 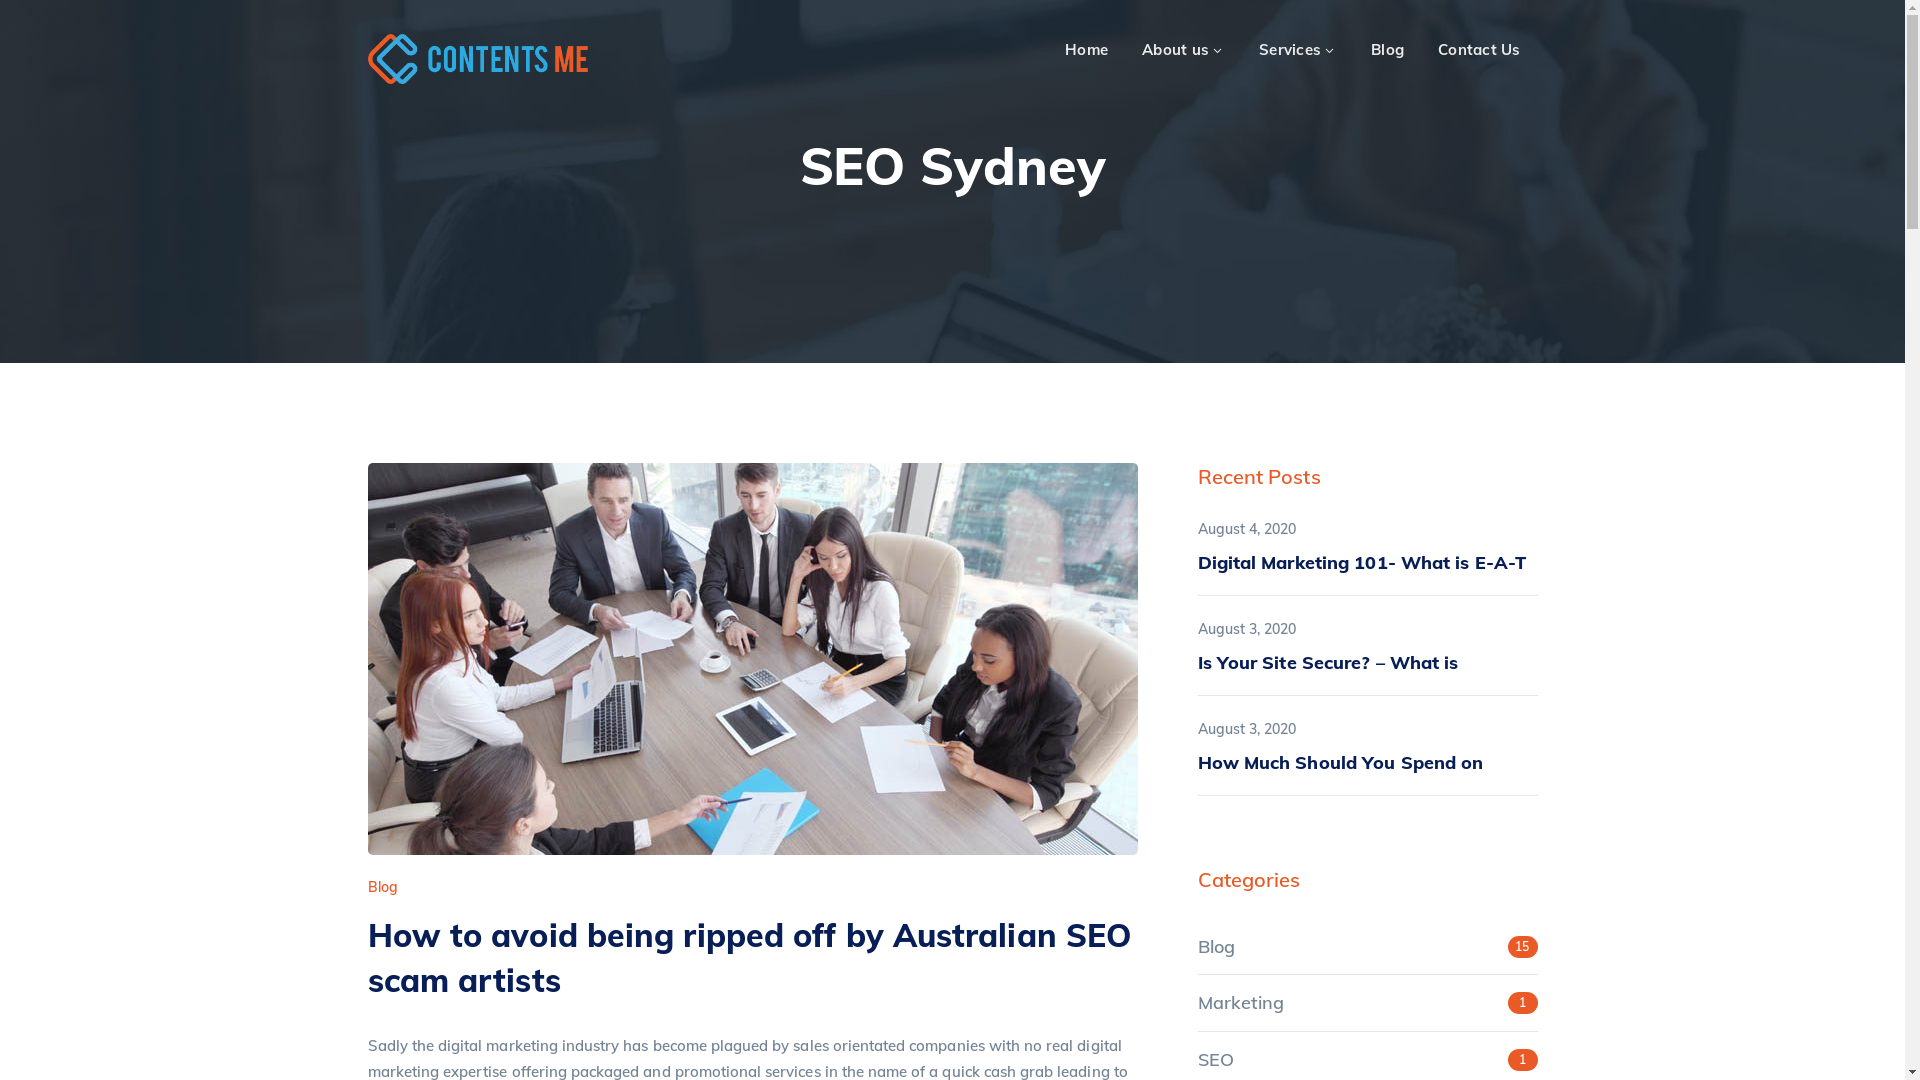 What do you see at coordinates (1085, 49) in the screenshot?
I see `'Home'` at bounding box center [1085, 49].